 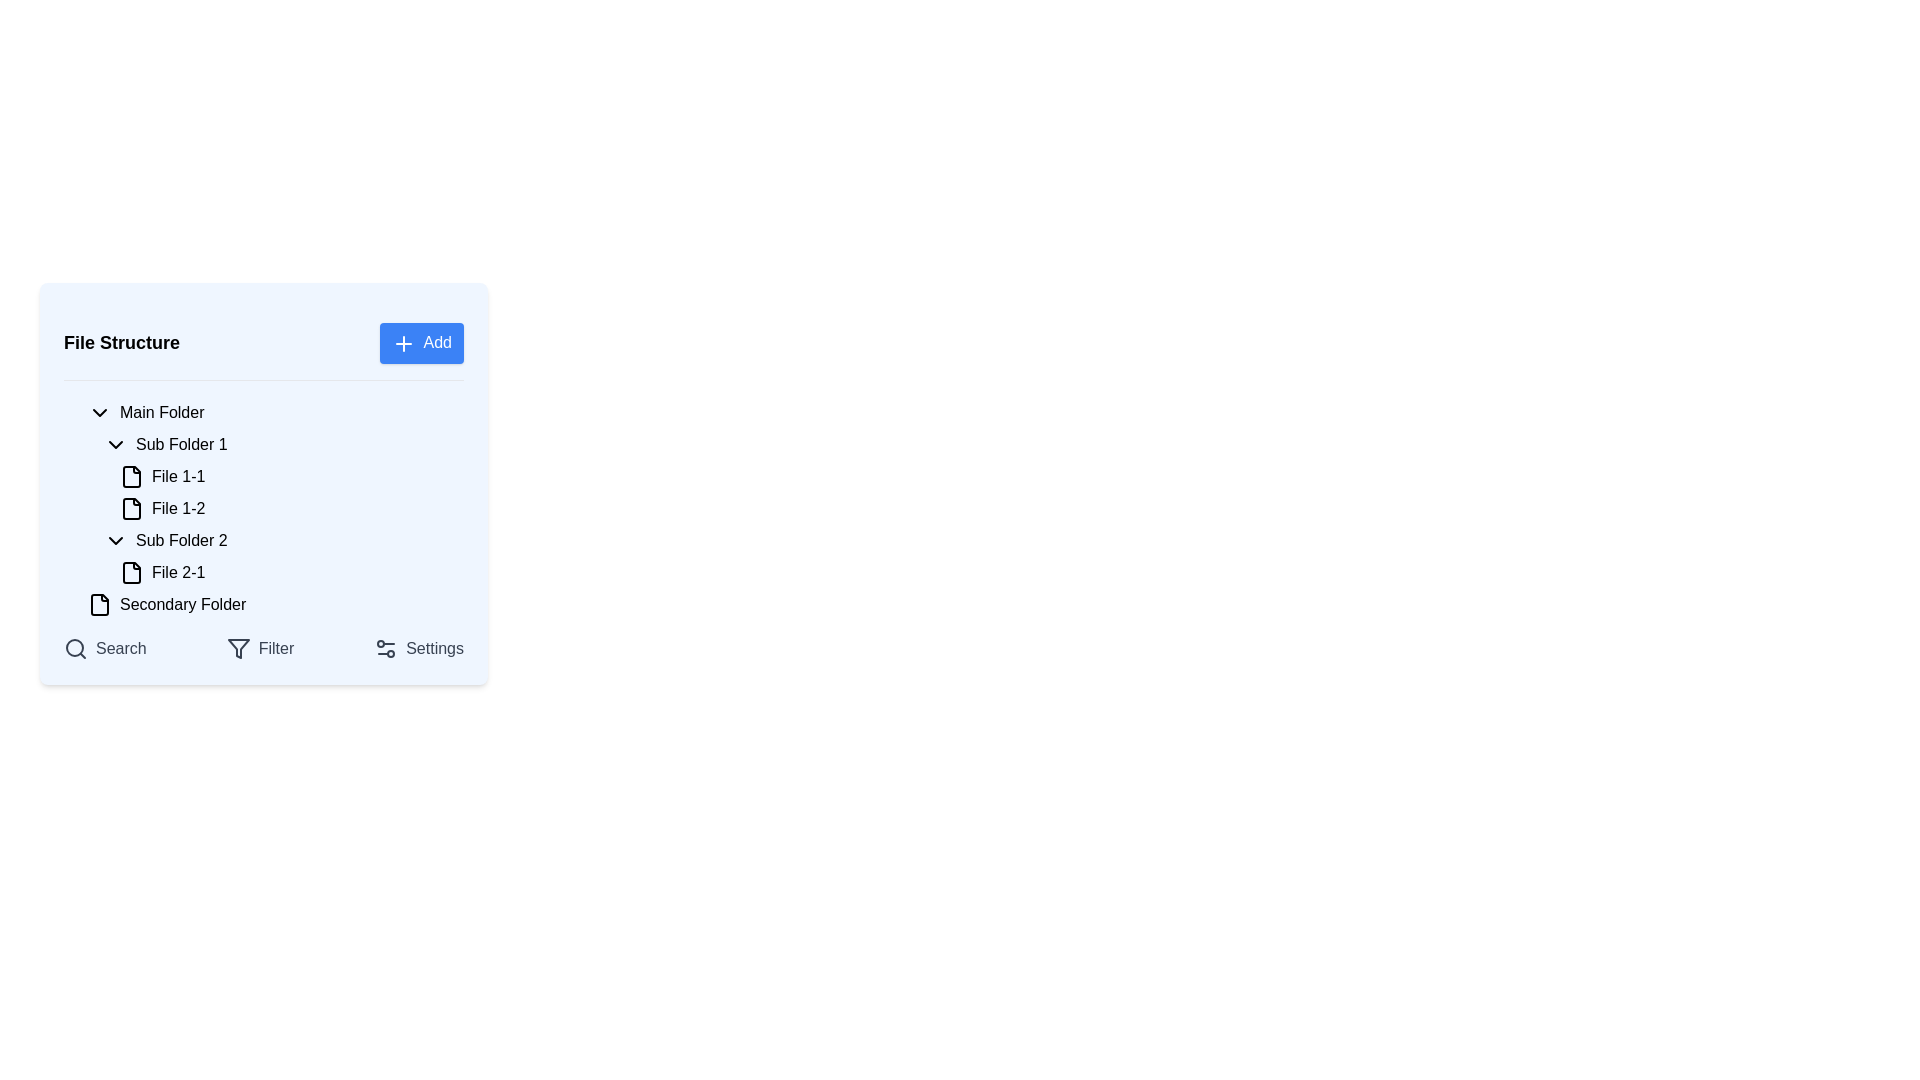 I want to click on the non-interactive file icon that visually indicates 'File 1-2' under 'Sub Folder 1' in the file structure, so click(x=131, y=507).